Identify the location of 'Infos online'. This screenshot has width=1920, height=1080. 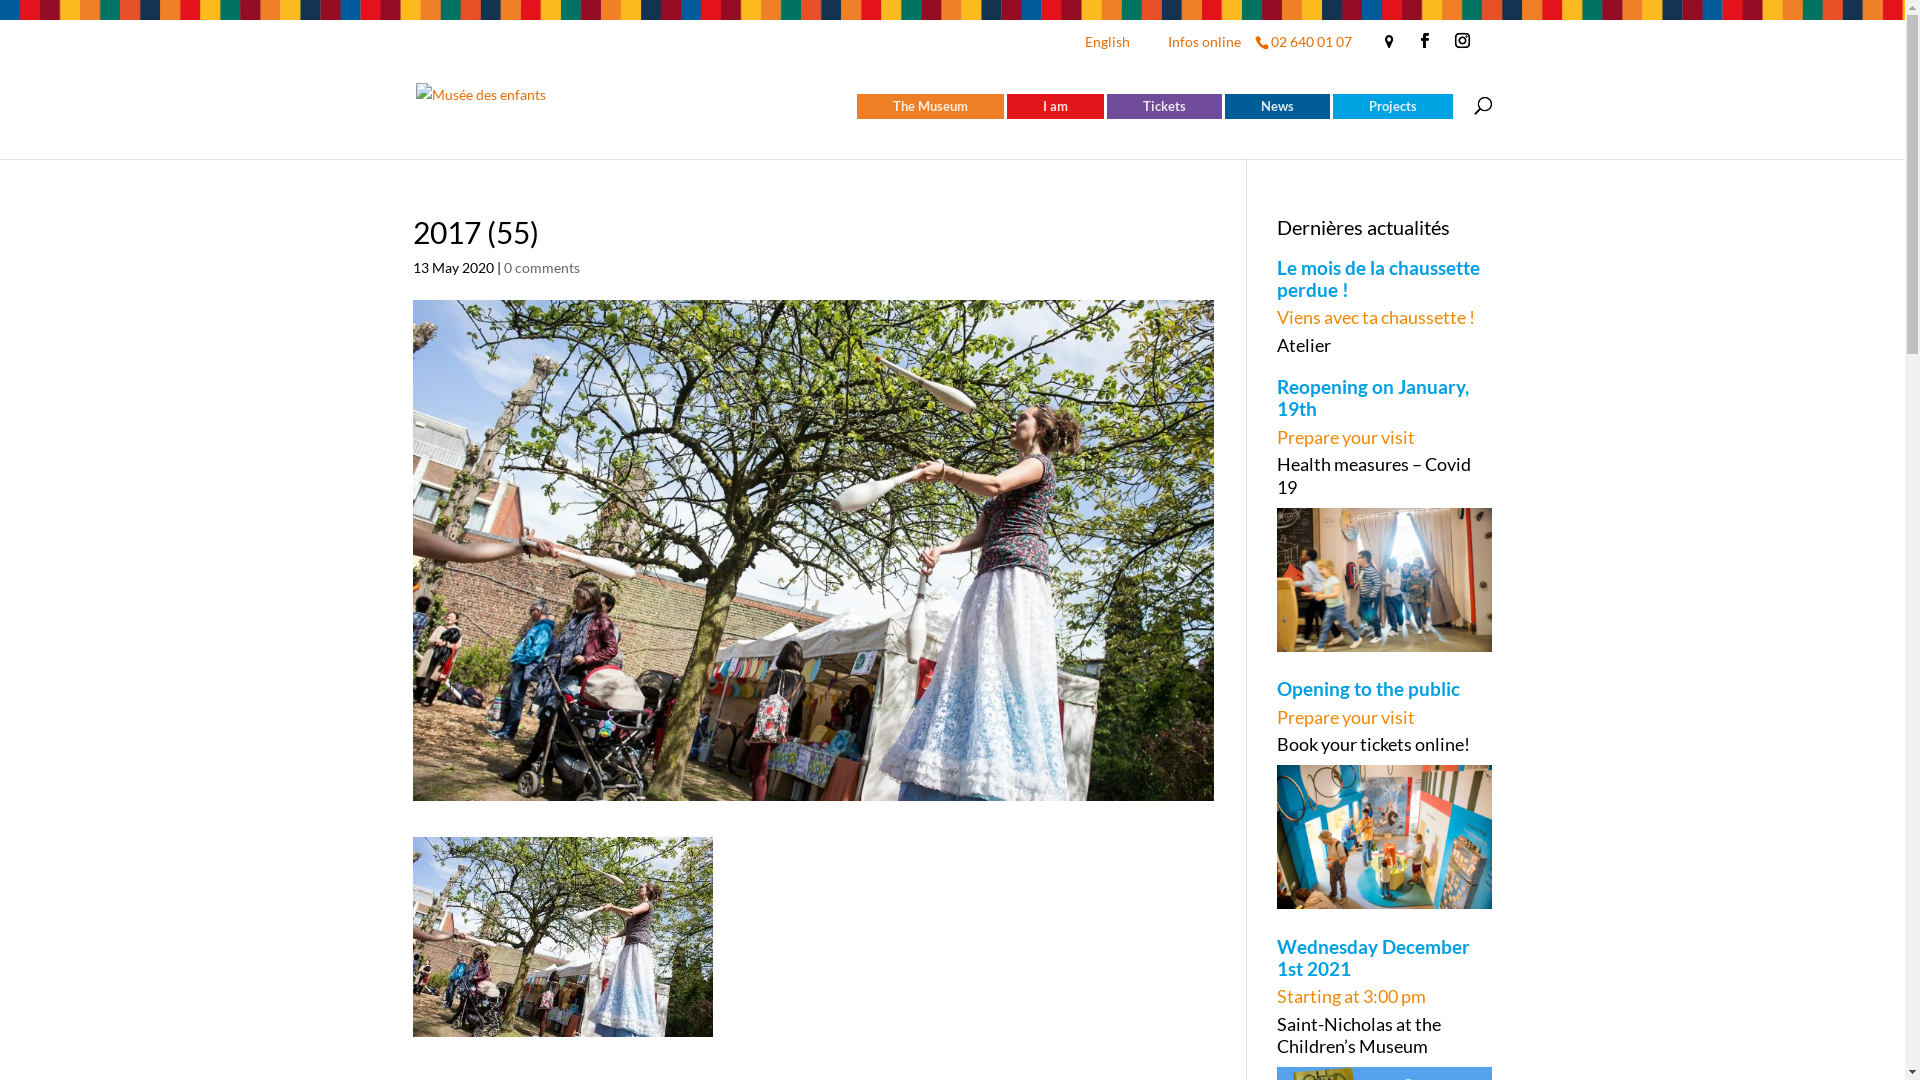
(1203, 45).